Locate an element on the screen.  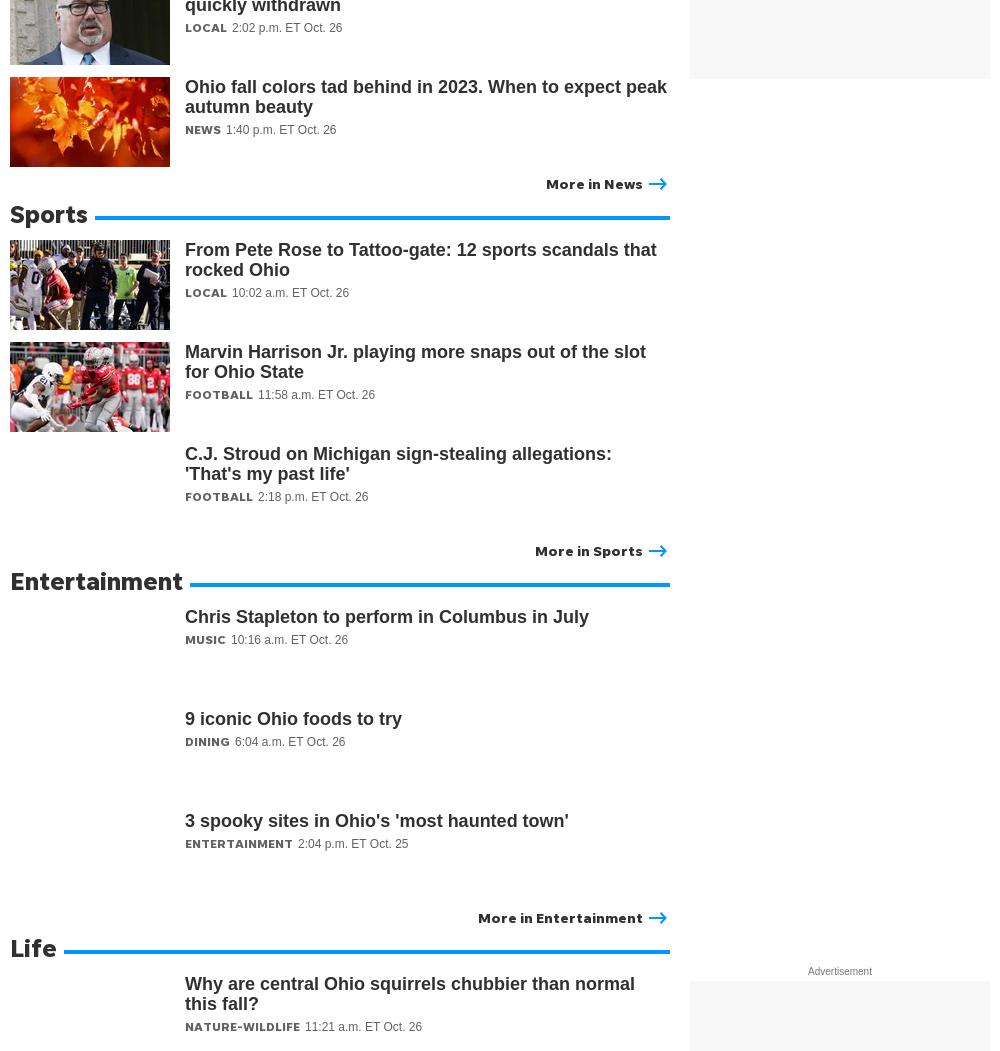
'From Pete Rose to Tattoo-gate: 12 sports scandals that rocked Ohio' is located at coordinates (420, 260).